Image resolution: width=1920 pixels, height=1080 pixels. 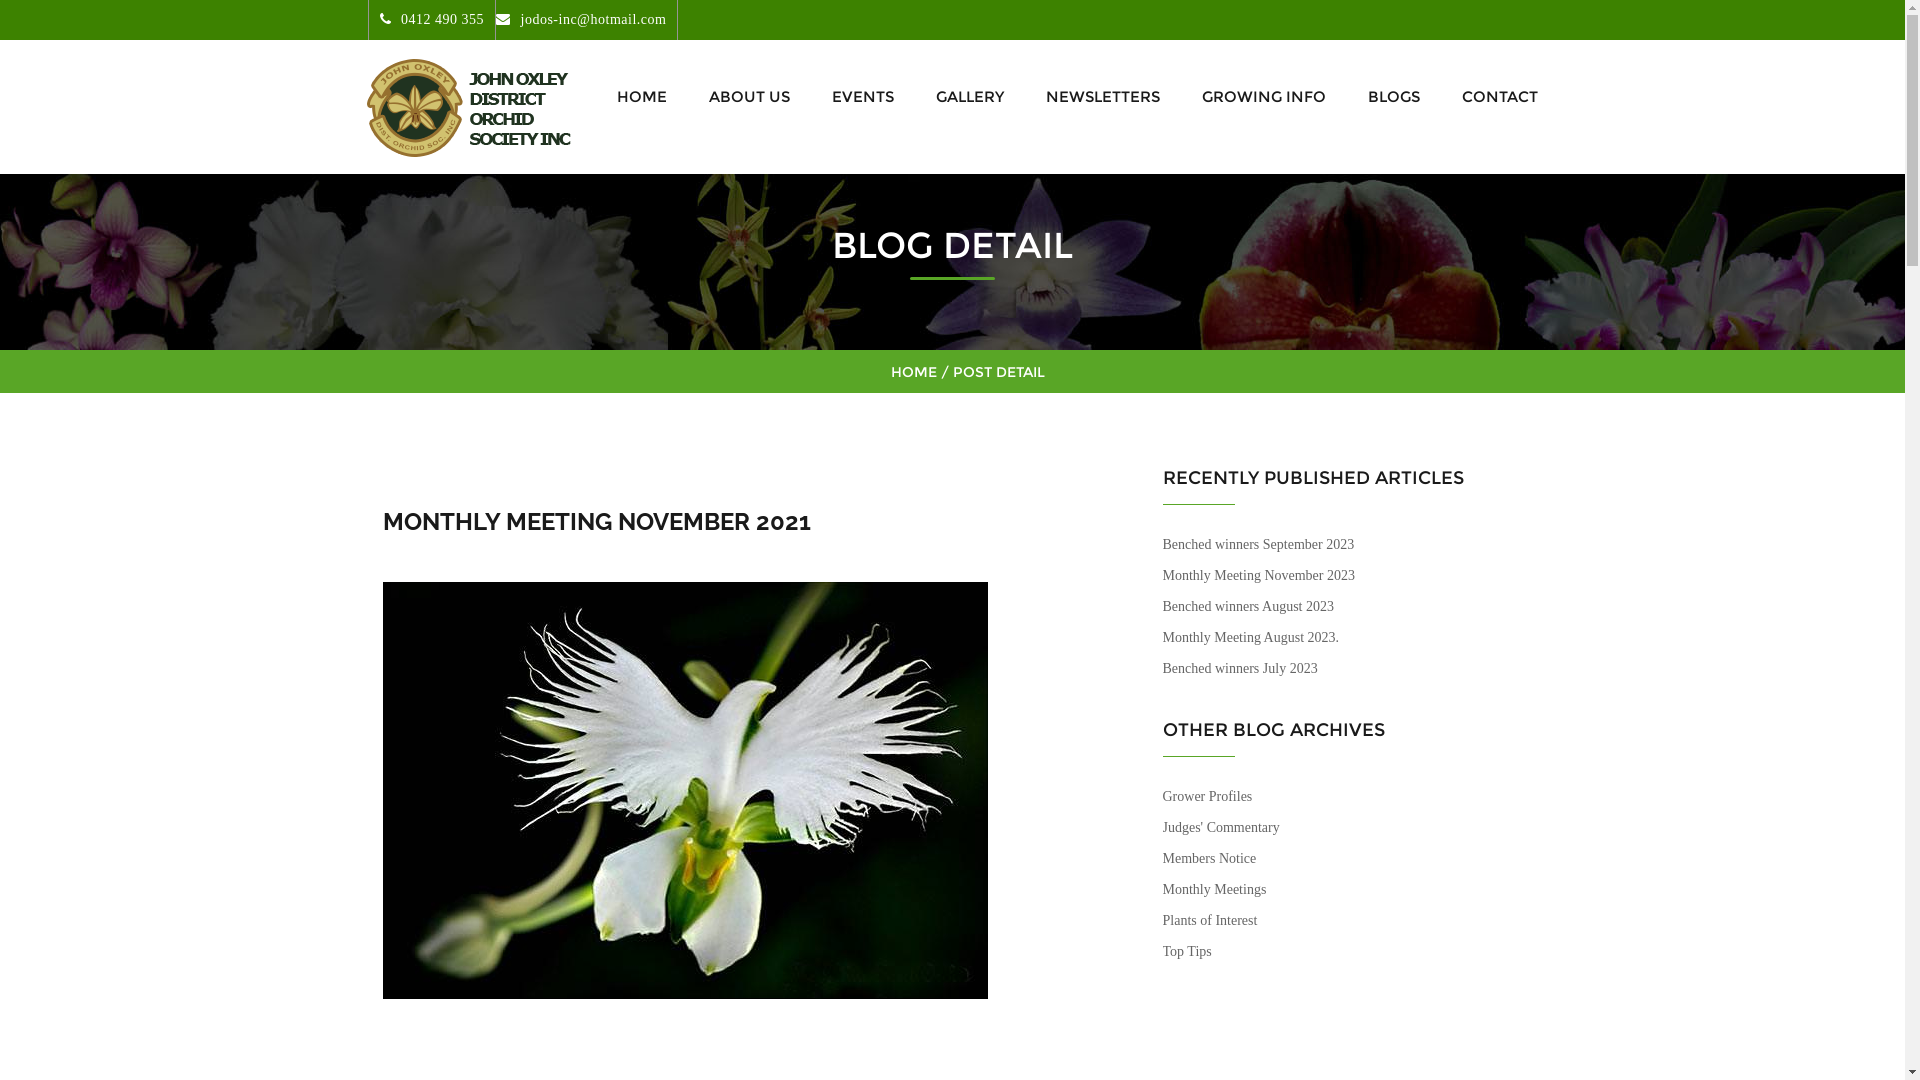 What do you see at coordinates (1238, 668) in the screenshot?
I see `'Benched winners July 2023'` at bounding box center [1238, 668].